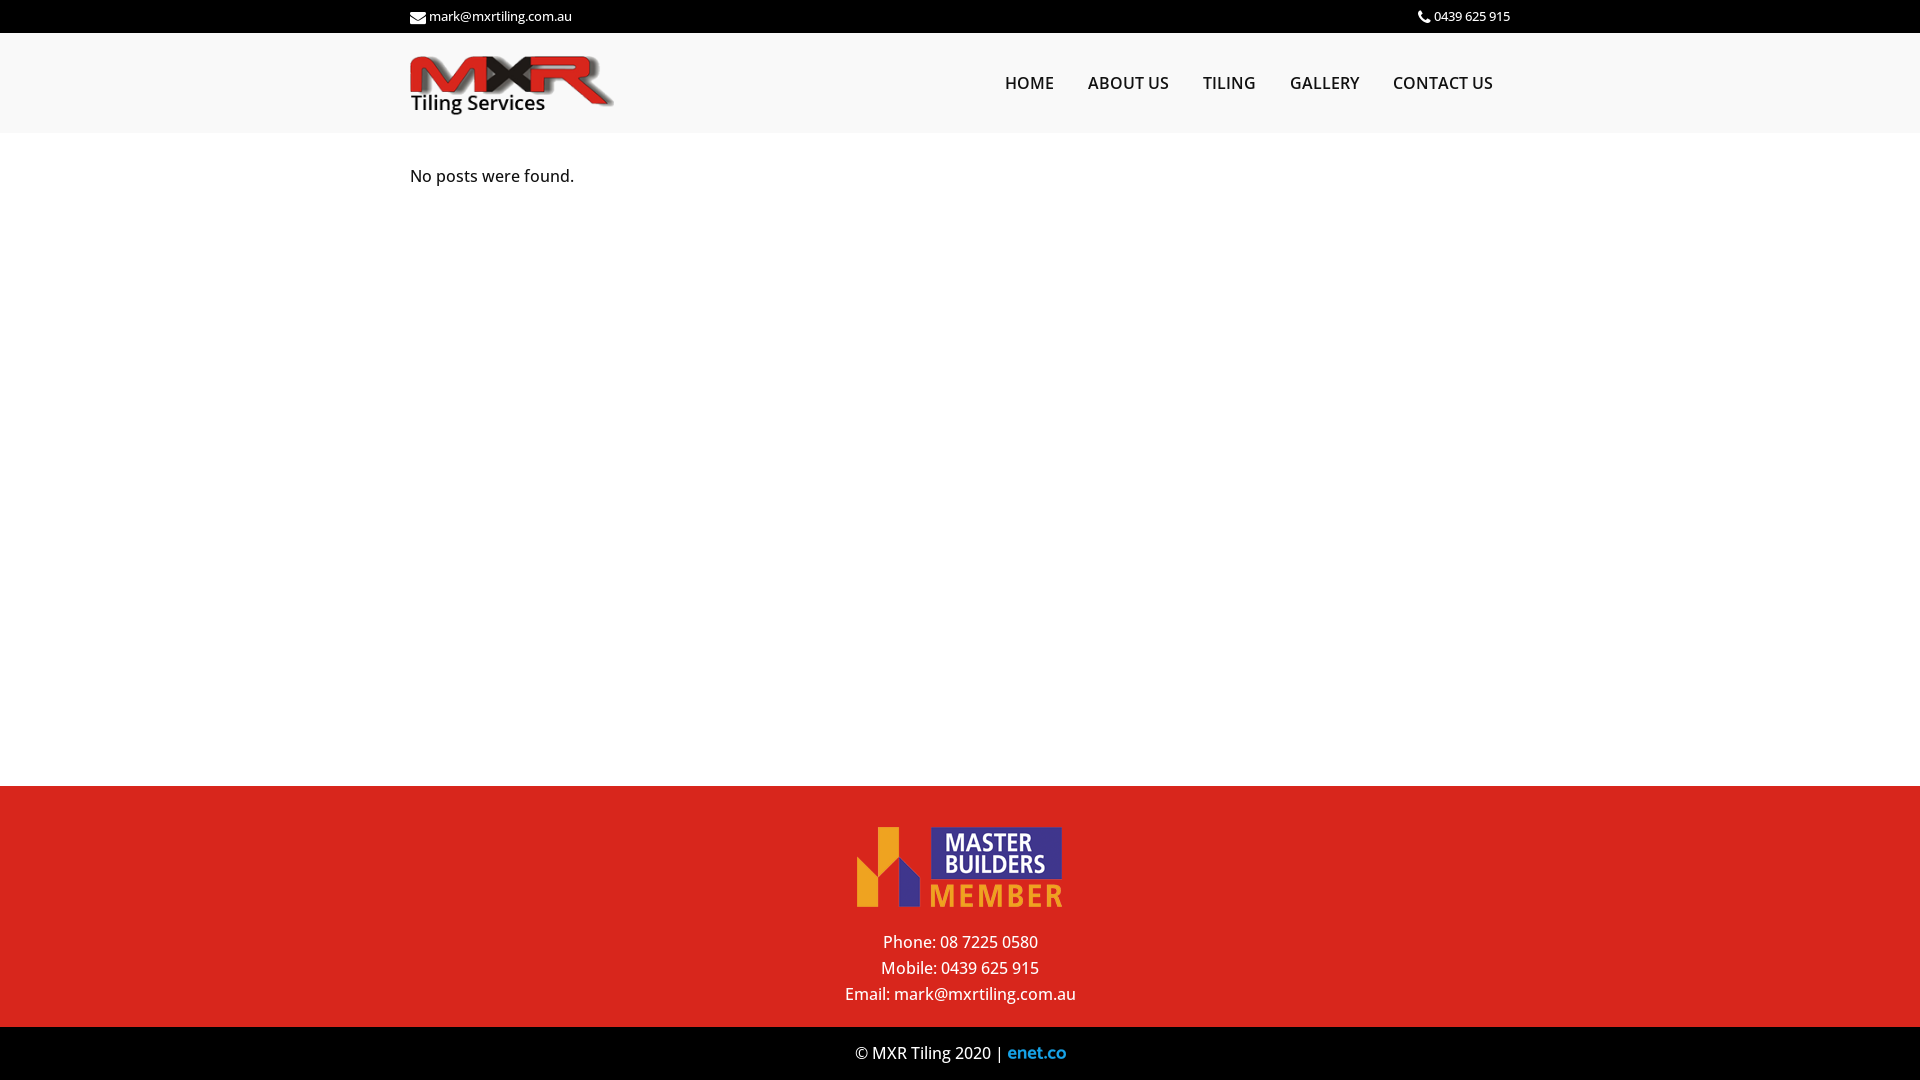 This screenshot has height=1080, width=1920. I want to click on '08 7225 0580', so click(988, 941).